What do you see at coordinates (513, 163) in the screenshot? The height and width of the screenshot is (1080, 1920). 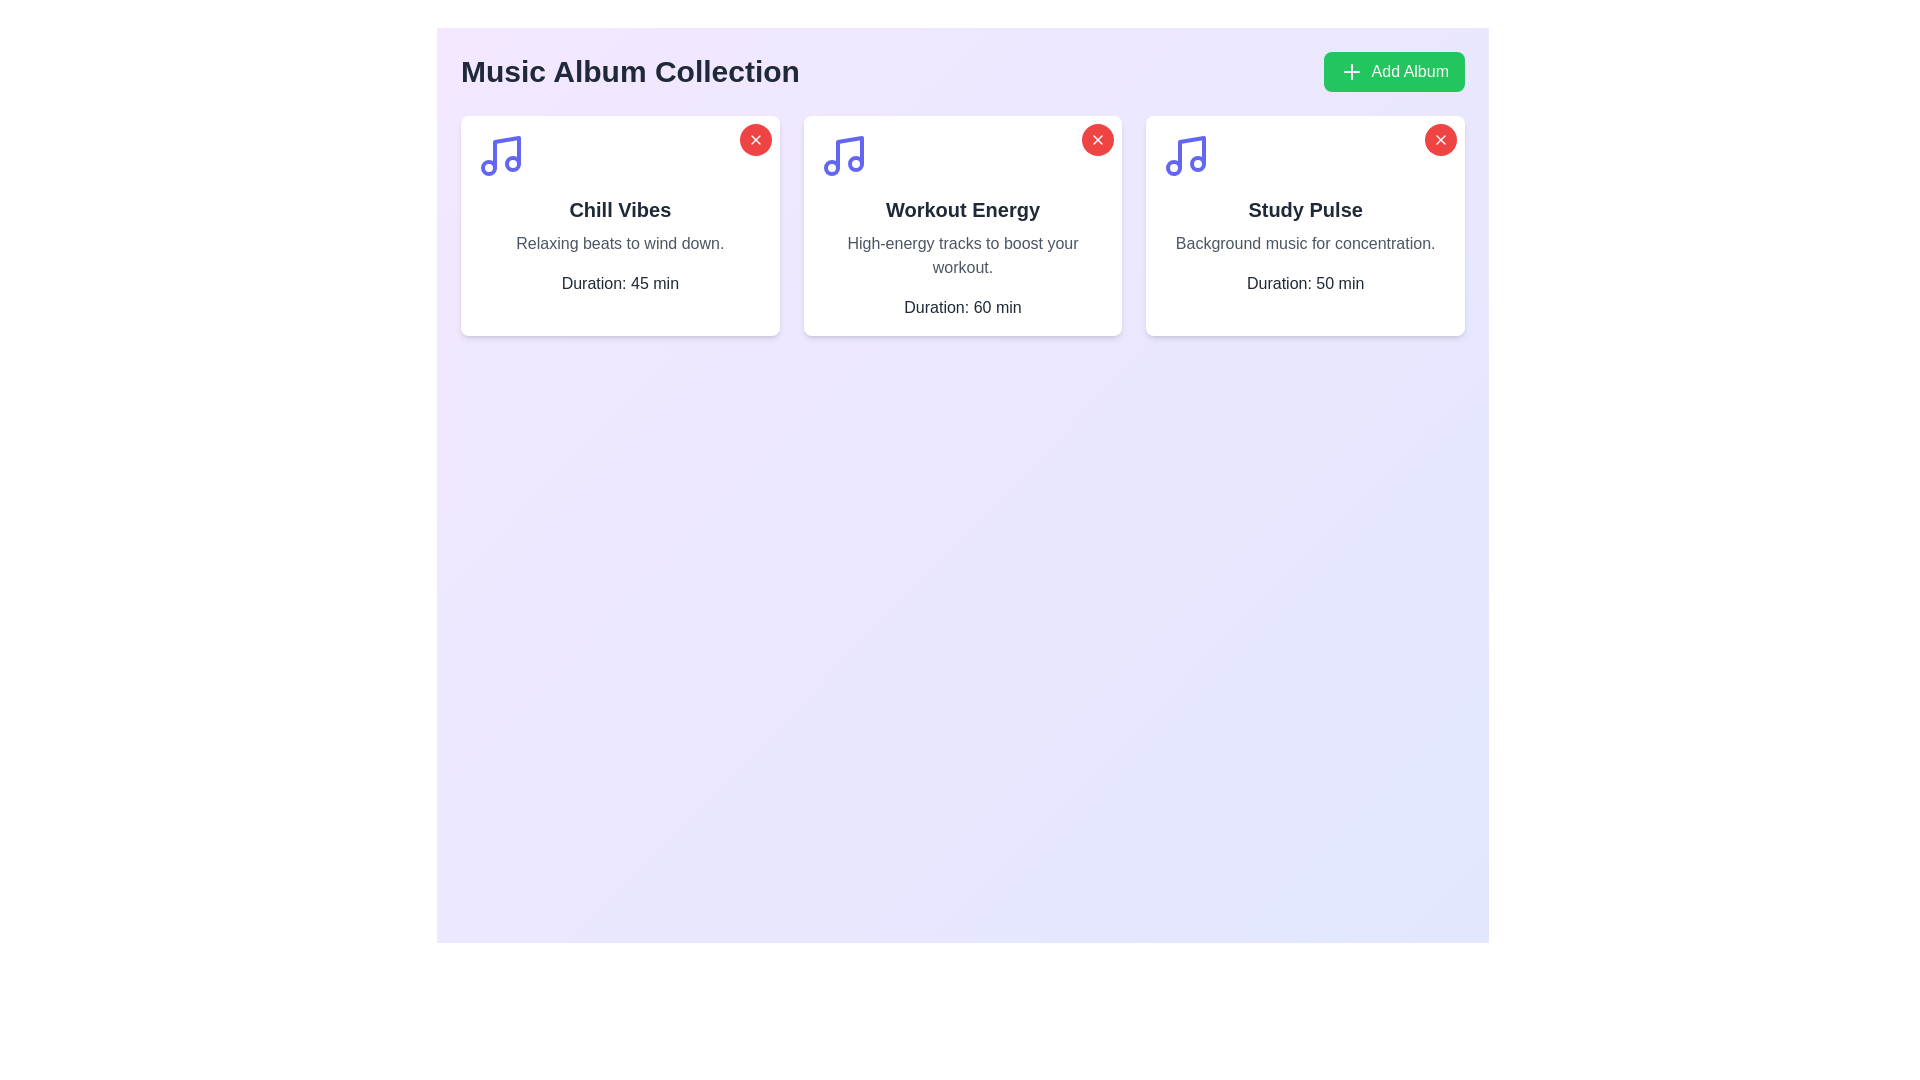 I see `the small circular element in the SVG icon depicting a musical note, located in the top-left corner of the first card in the interface` at bounding box center [513, 163].